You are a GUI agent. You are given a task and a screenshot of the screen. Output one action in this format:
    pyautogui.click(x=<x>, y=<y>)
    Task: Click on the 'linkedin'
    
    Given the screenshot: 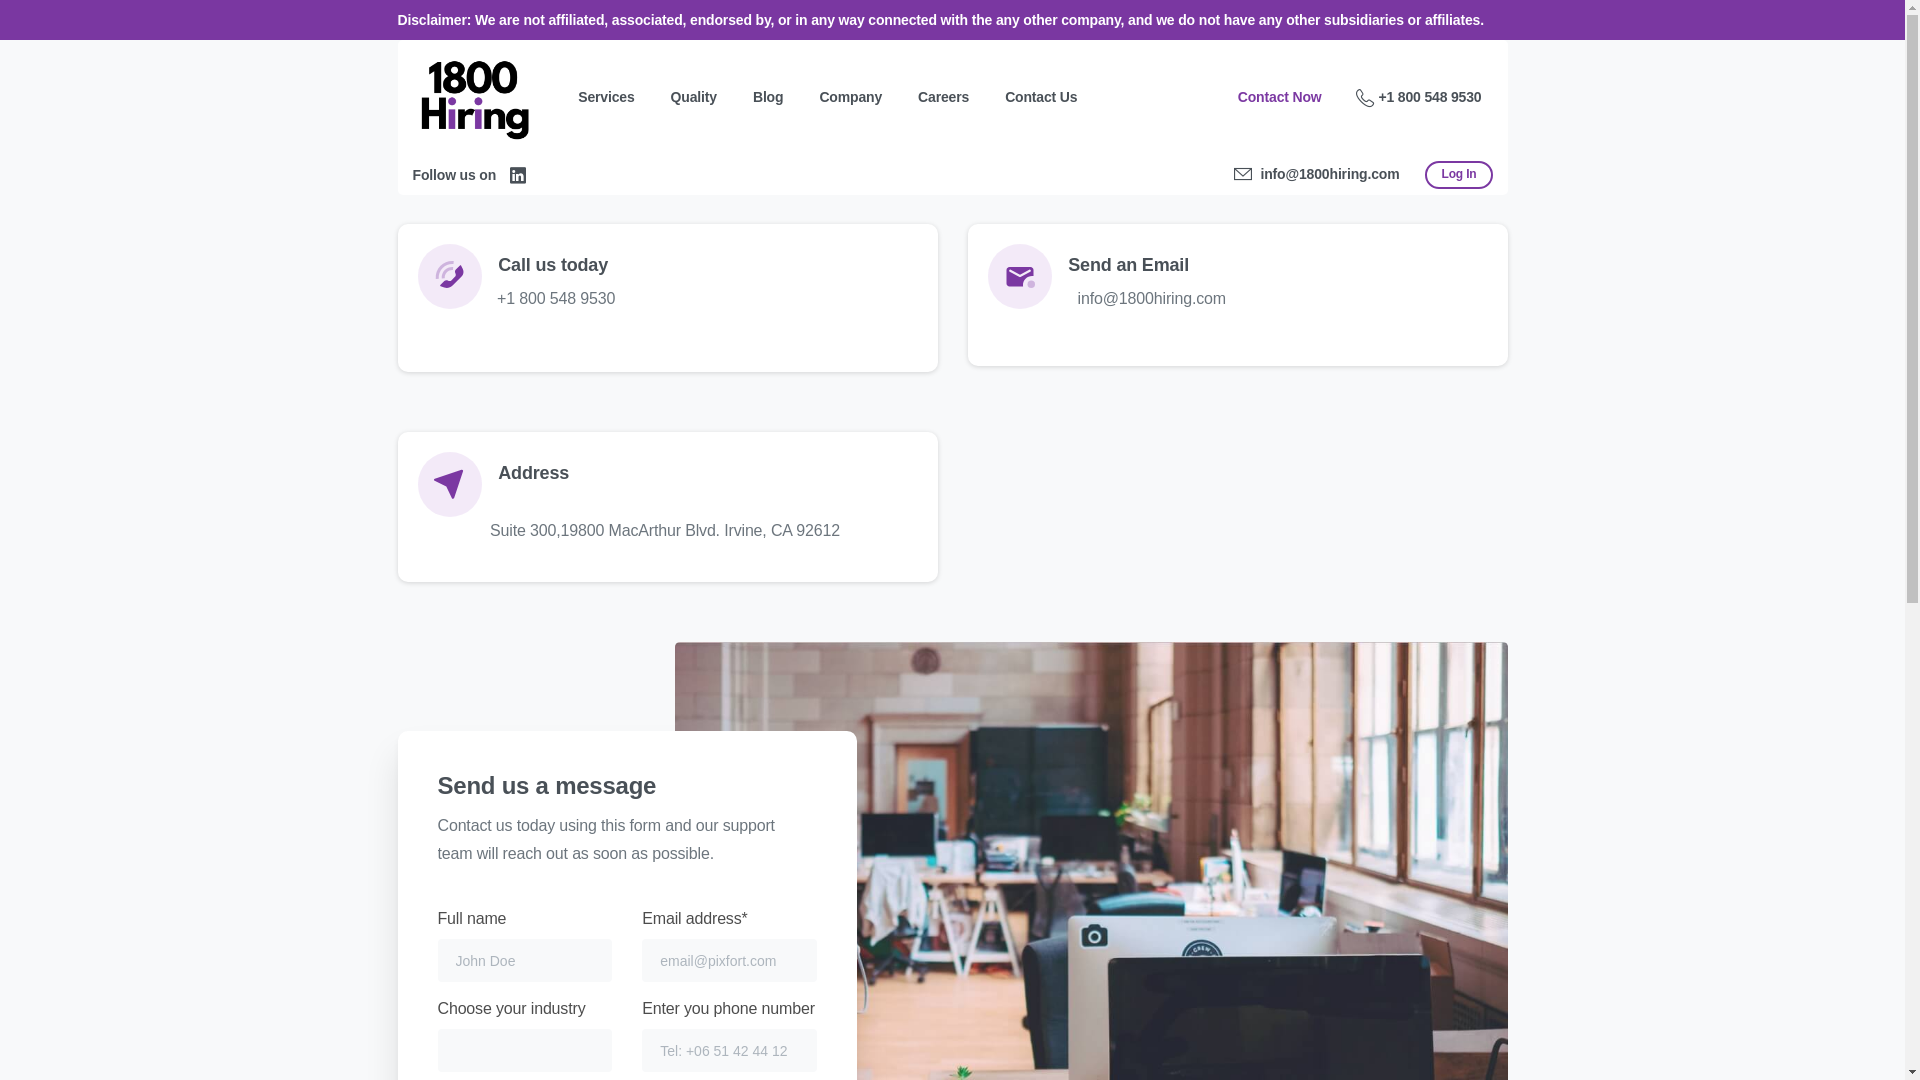 What is the action you would take?
    pyautogui.click(x=518, y=173)
    